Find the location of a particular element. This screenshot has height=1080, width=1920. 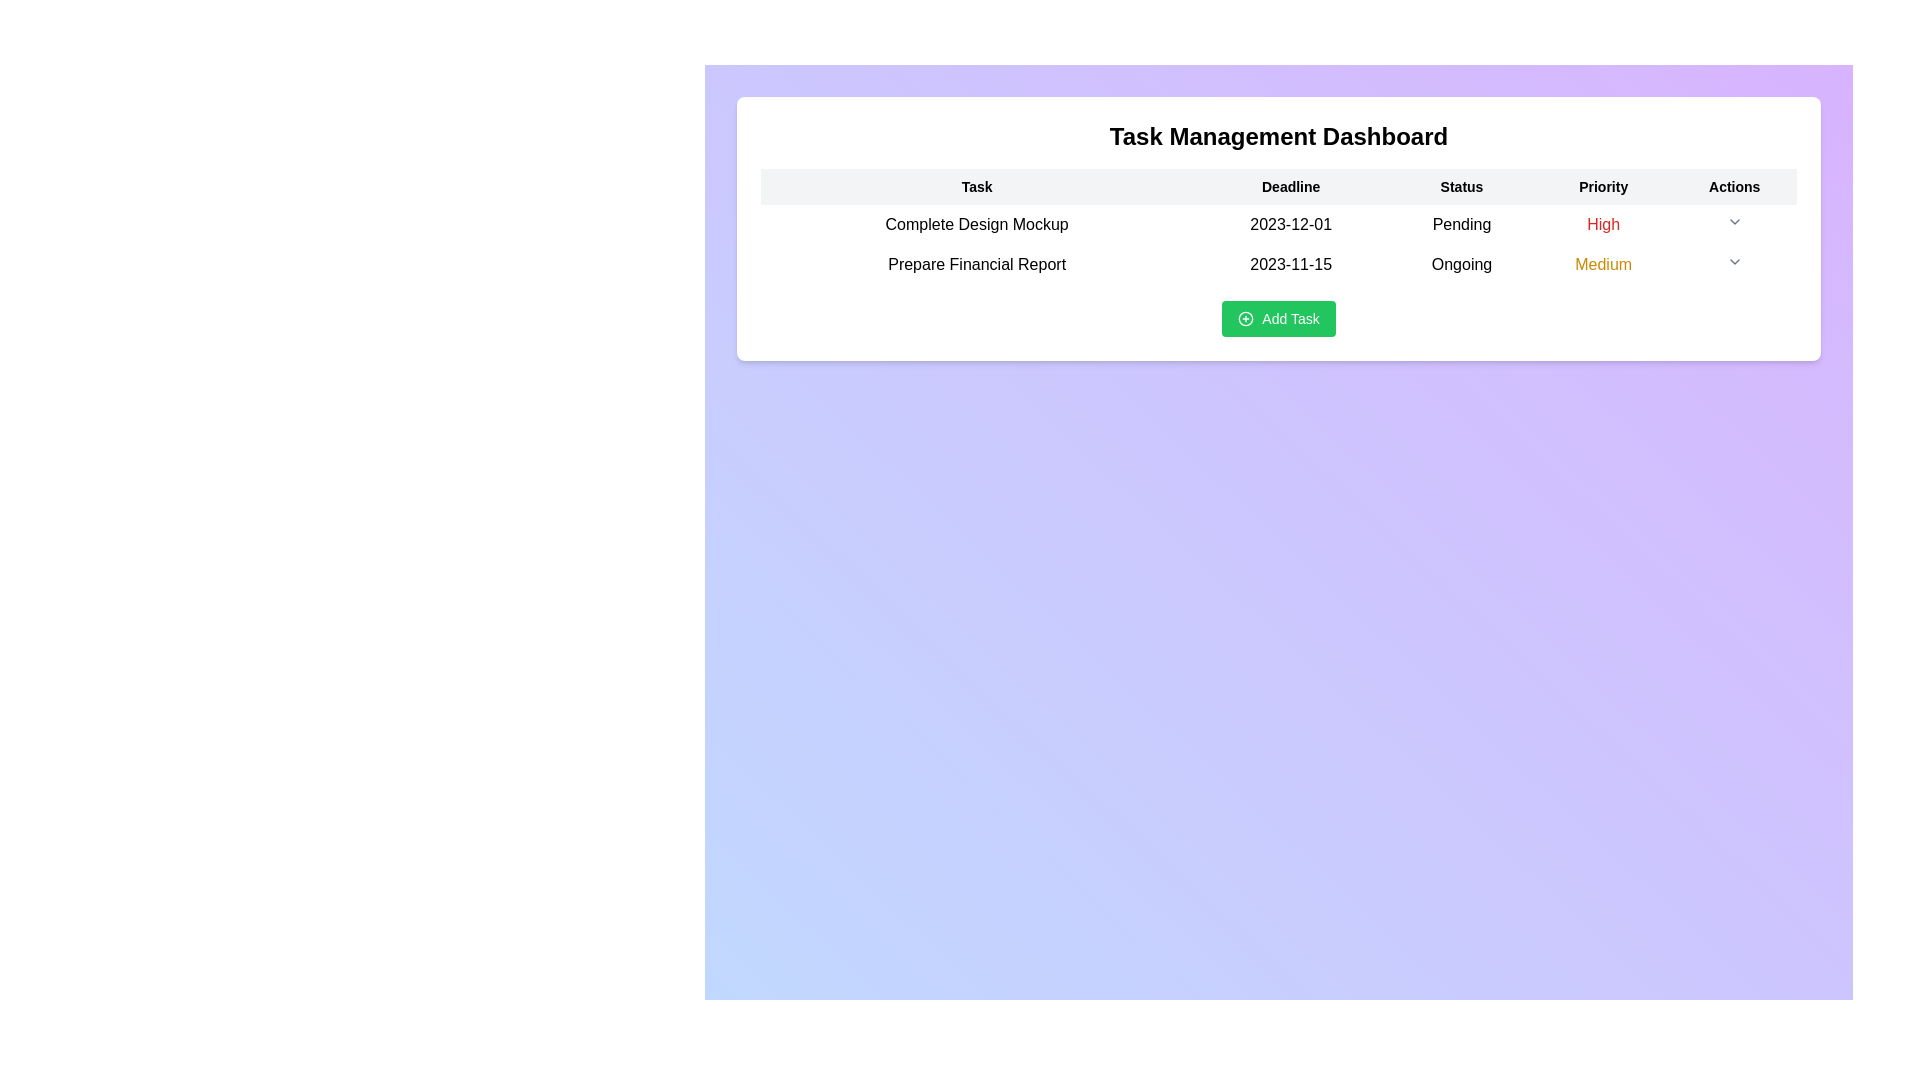

the 'Add Task' button by navigating to the SVG circle component that serves as its background is located at coordinates (1245, 318).